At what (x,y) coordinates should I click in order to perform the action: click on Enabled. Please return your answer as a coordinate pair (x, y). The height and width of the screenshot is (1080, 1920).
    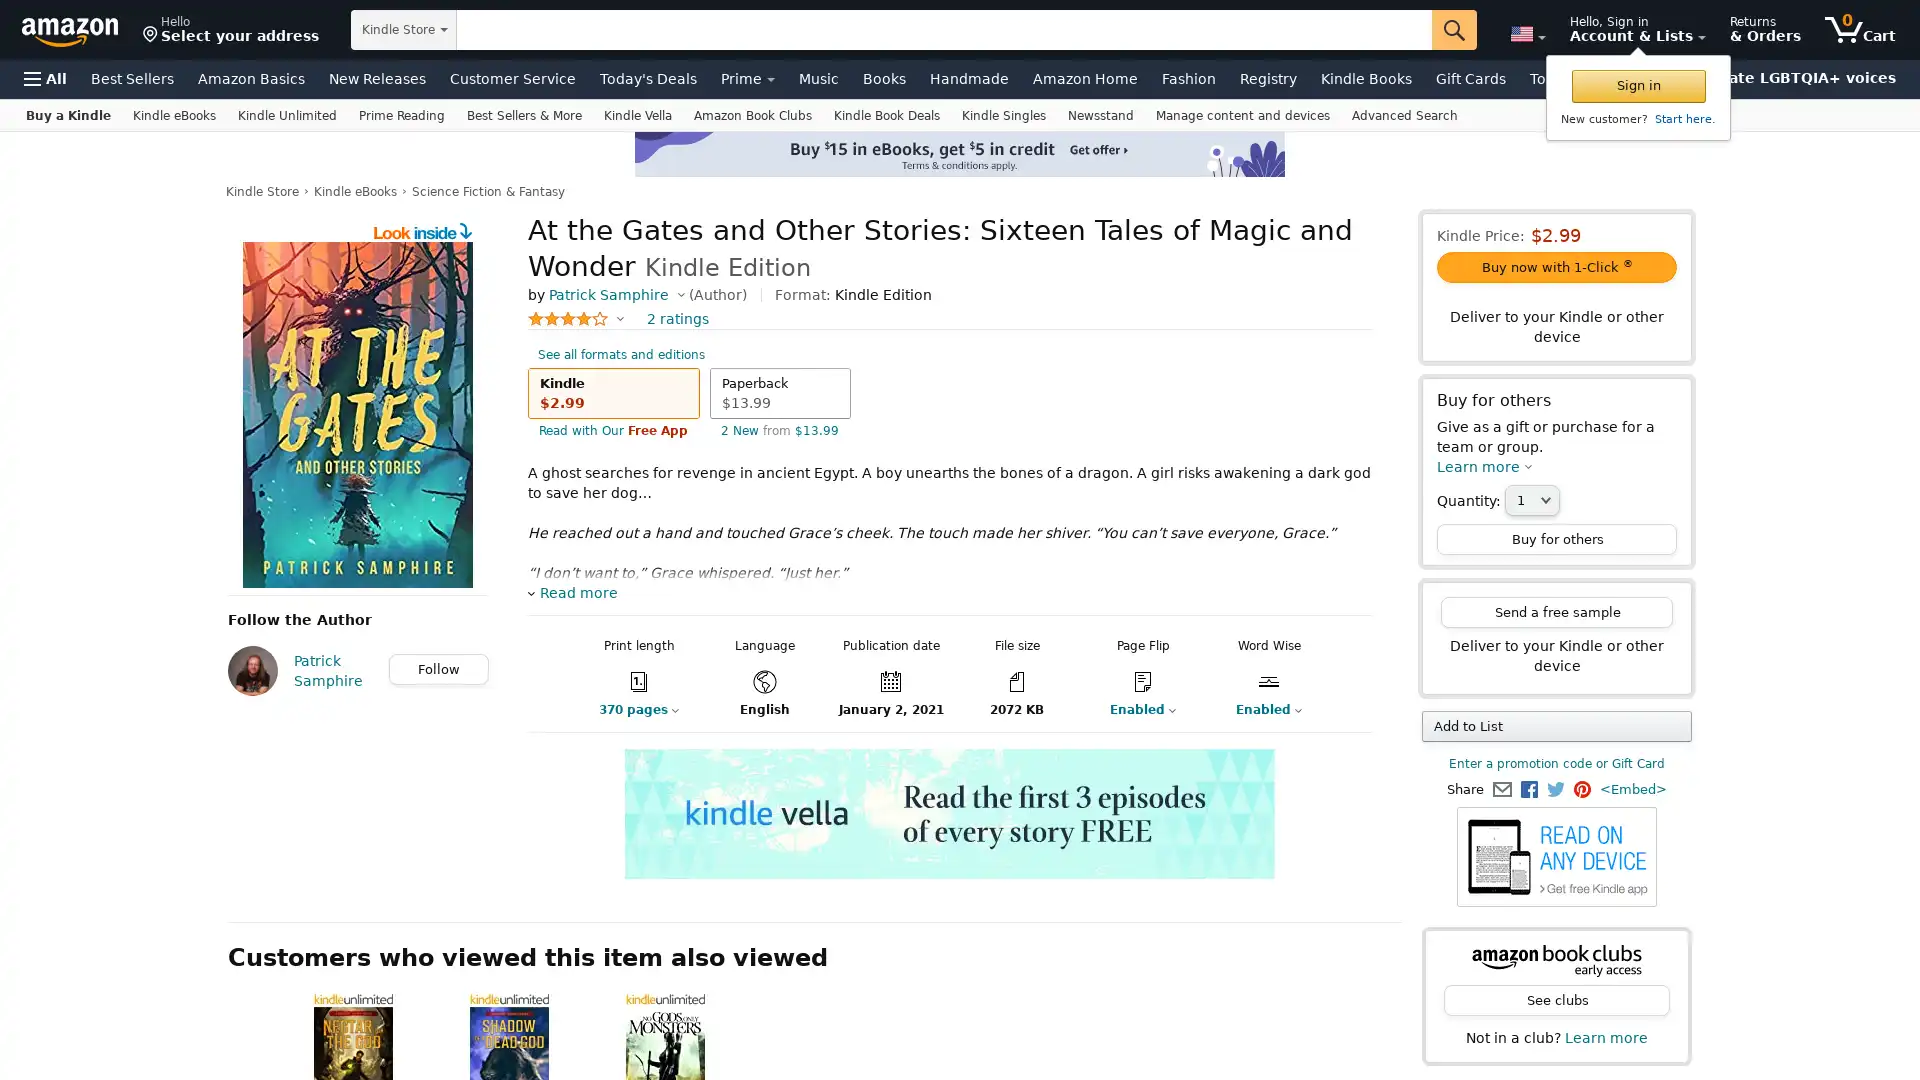
    Looking at the image, I should click on (1256, 708).